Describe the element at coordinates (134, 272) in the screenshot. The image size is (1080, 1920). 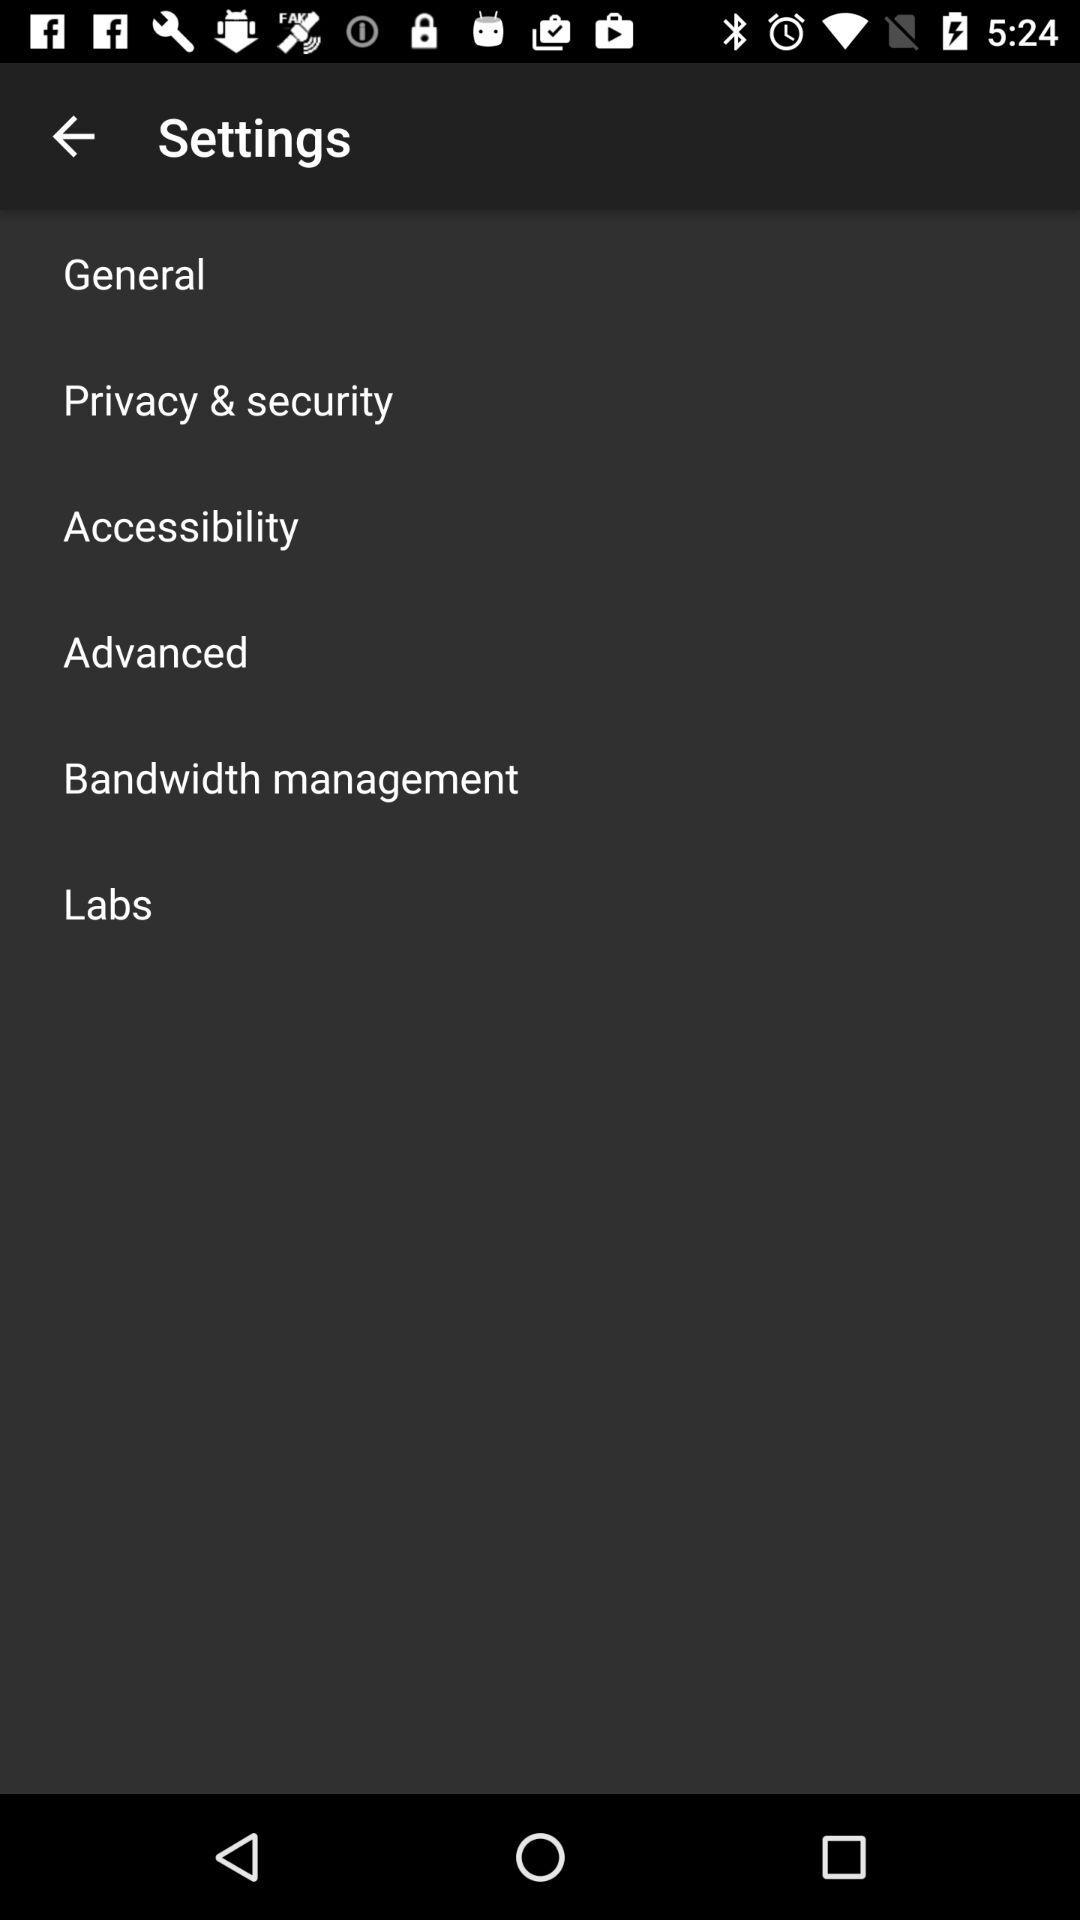
I see `icon above privacy & security item` at that location.